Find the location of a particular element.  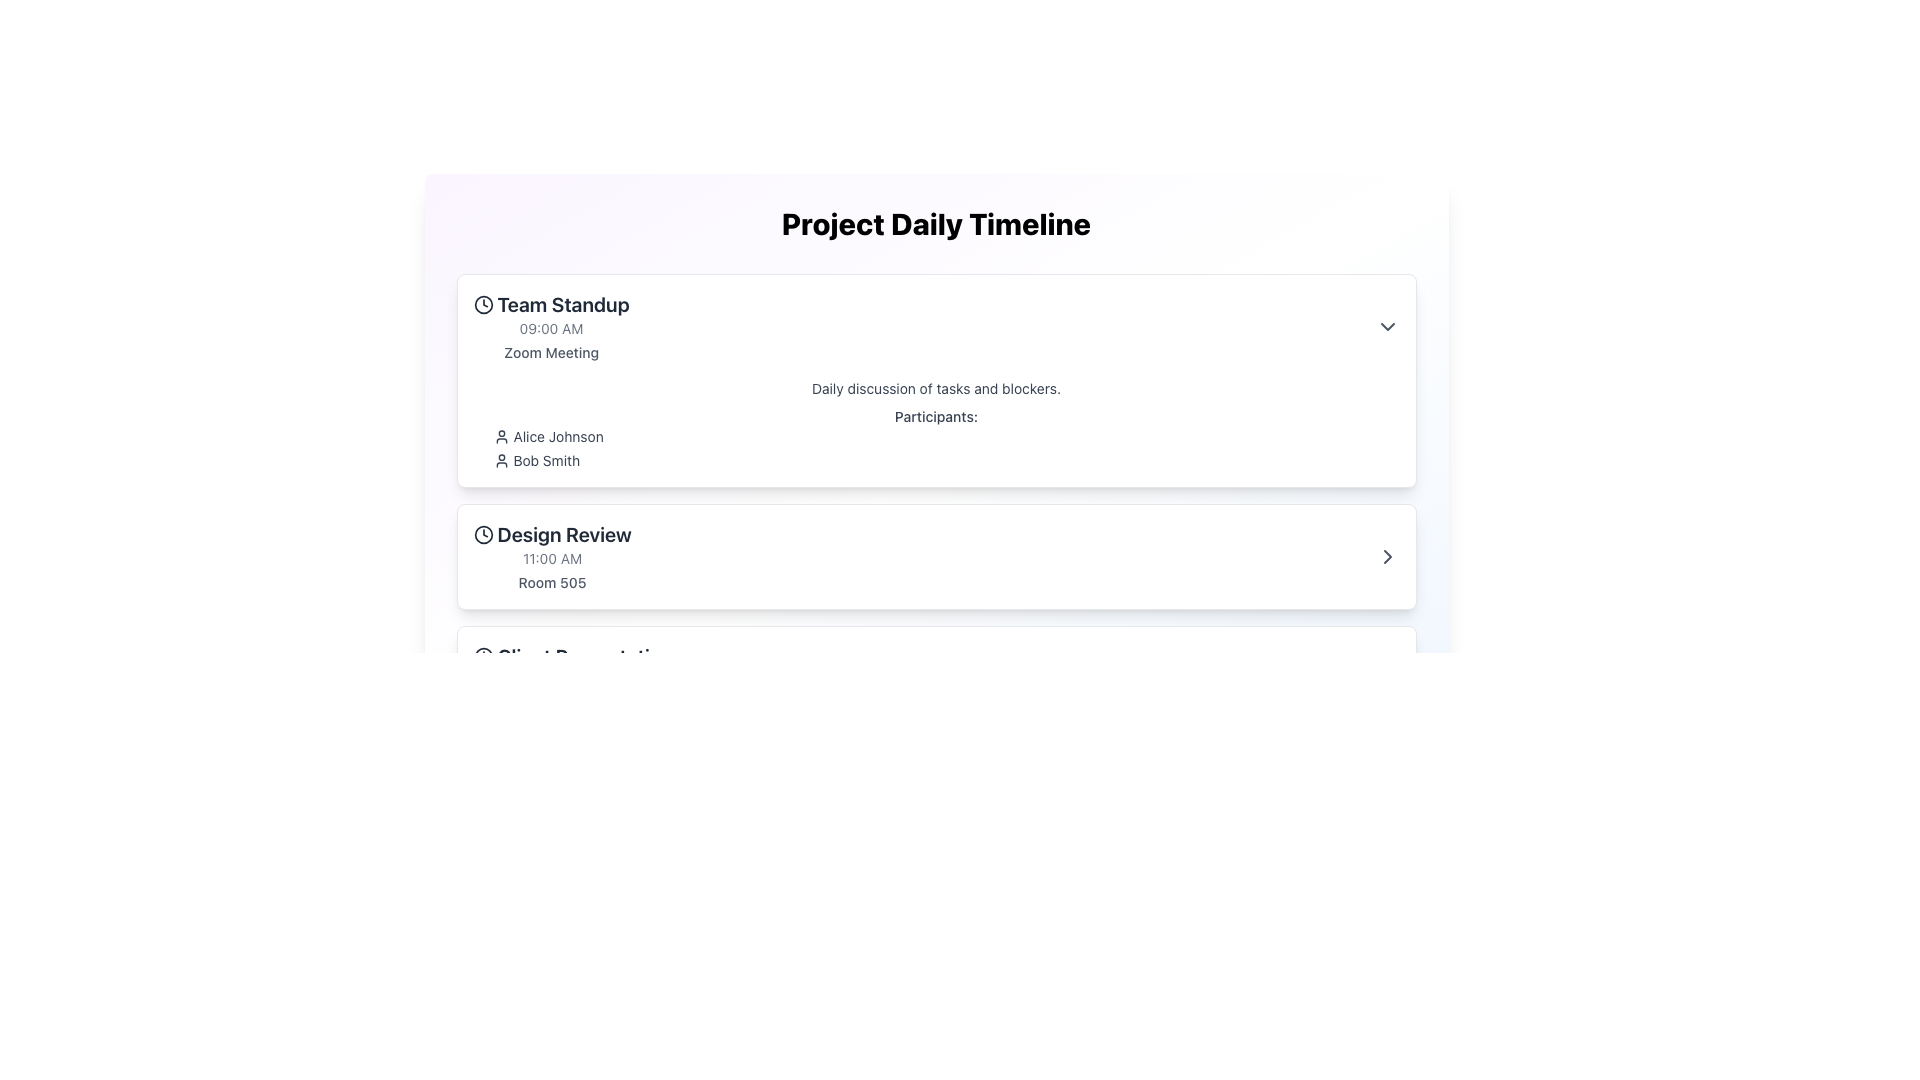

the chevron icon in the 'Design Review' section is located at coordinates (1386, 556).